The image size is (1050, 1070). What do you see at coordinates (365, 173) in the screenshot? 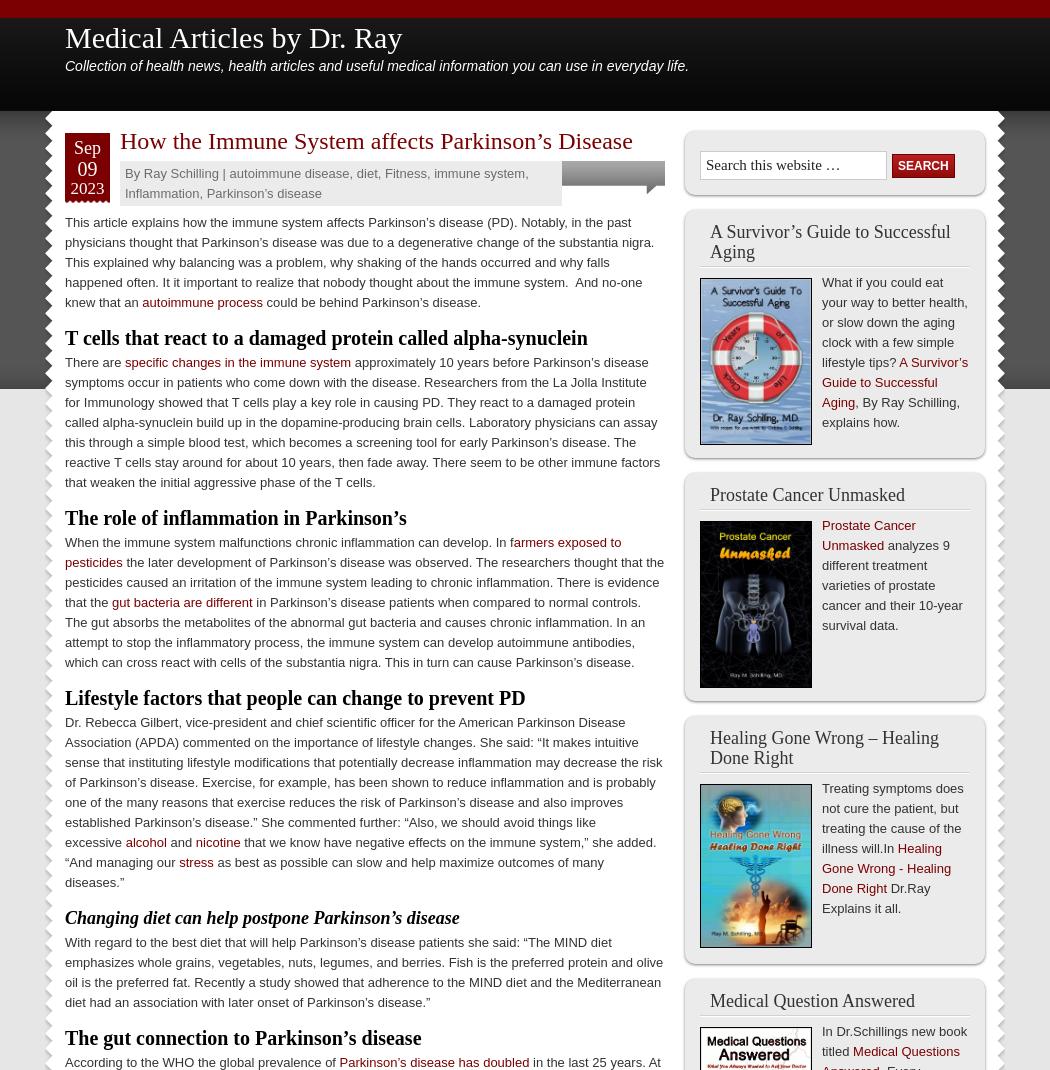
I see `'diet'` at bounding box center [365, 173].